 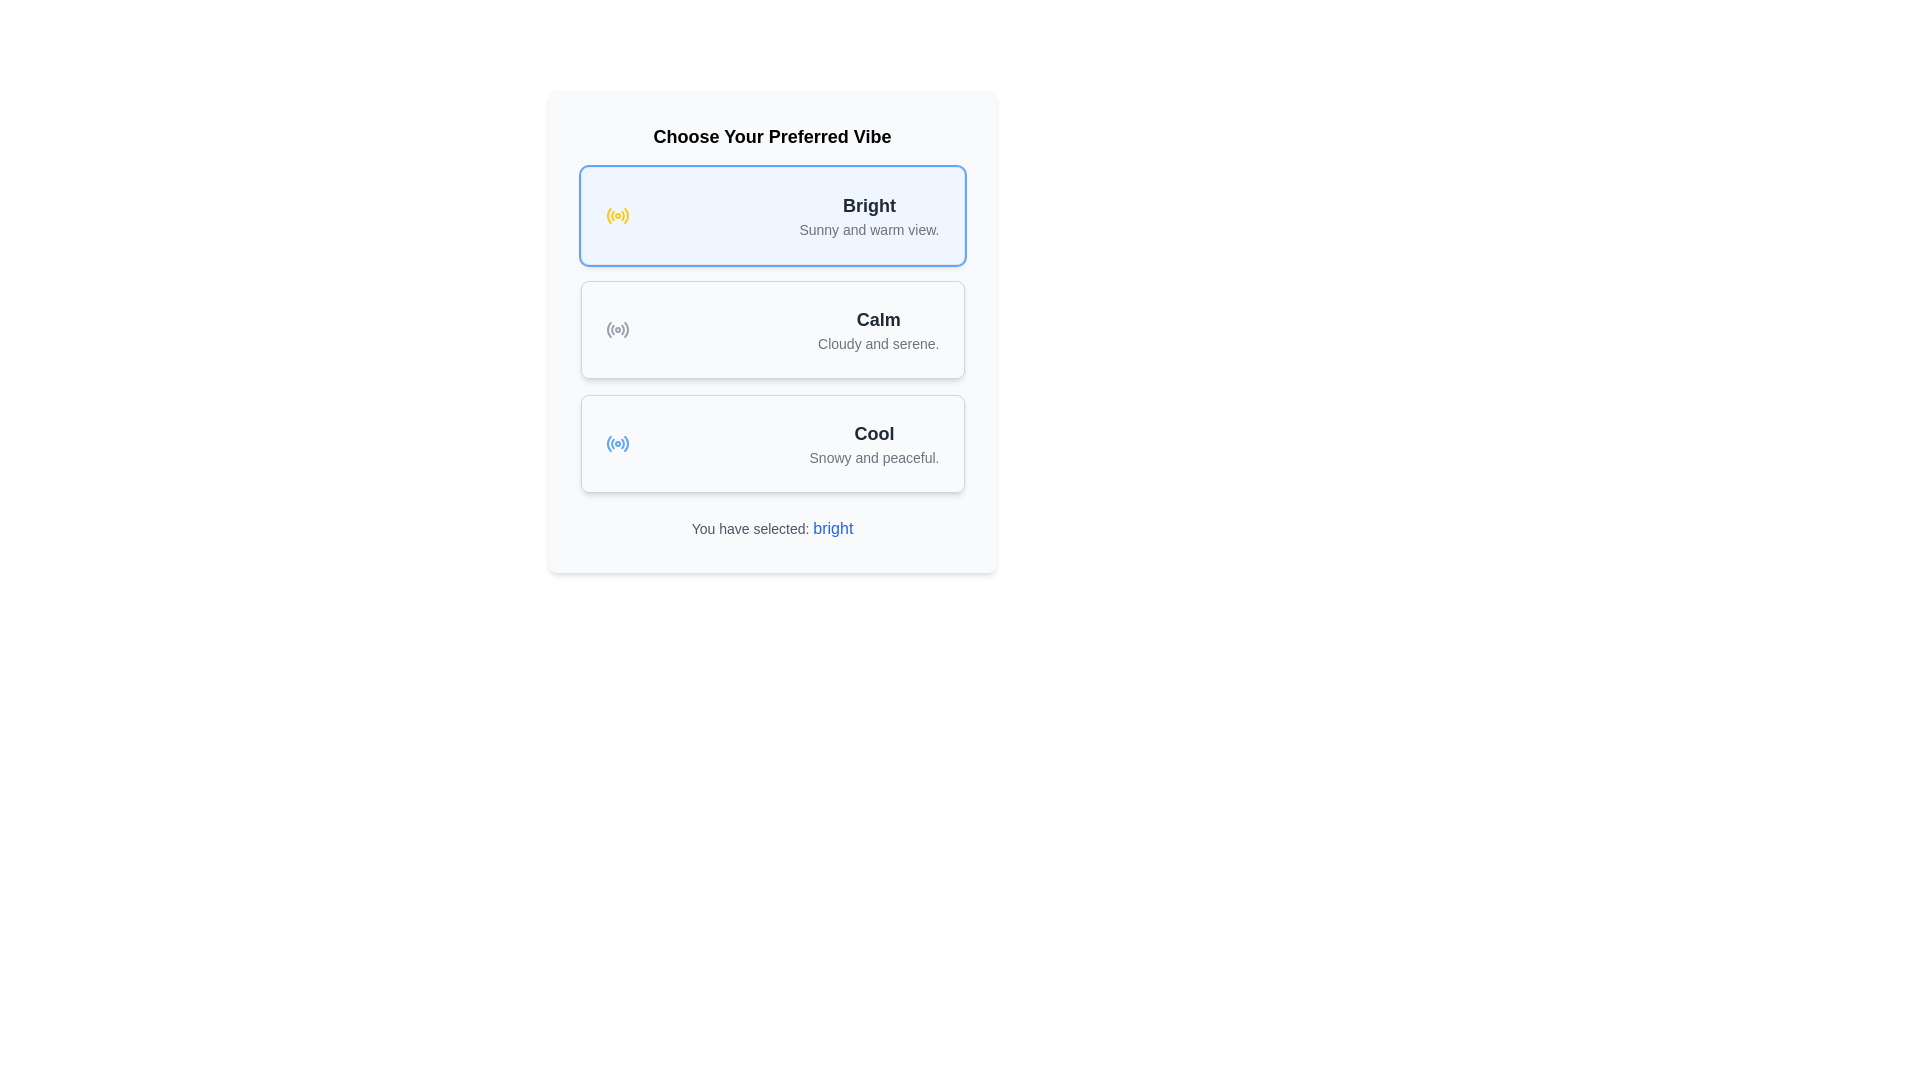 I want to click on the text label that says 'You have selected:', which is a small-sized gray font located at the bottom of the central panel above the 'bright' text, so click(x=751, y=527).